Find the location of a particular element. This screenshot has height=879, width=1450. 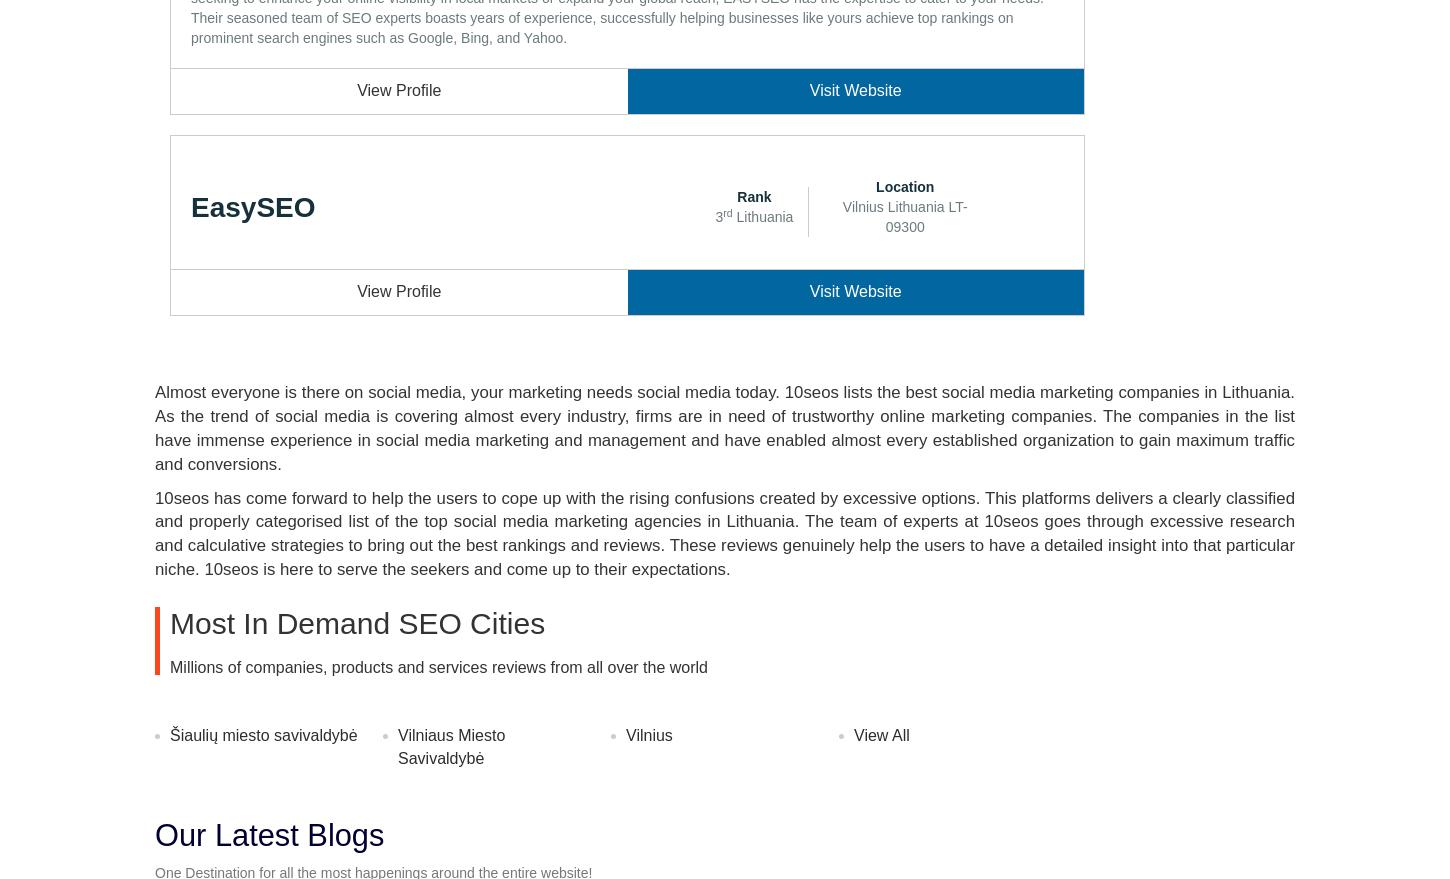

'3' is located at coordinates (718, 217).